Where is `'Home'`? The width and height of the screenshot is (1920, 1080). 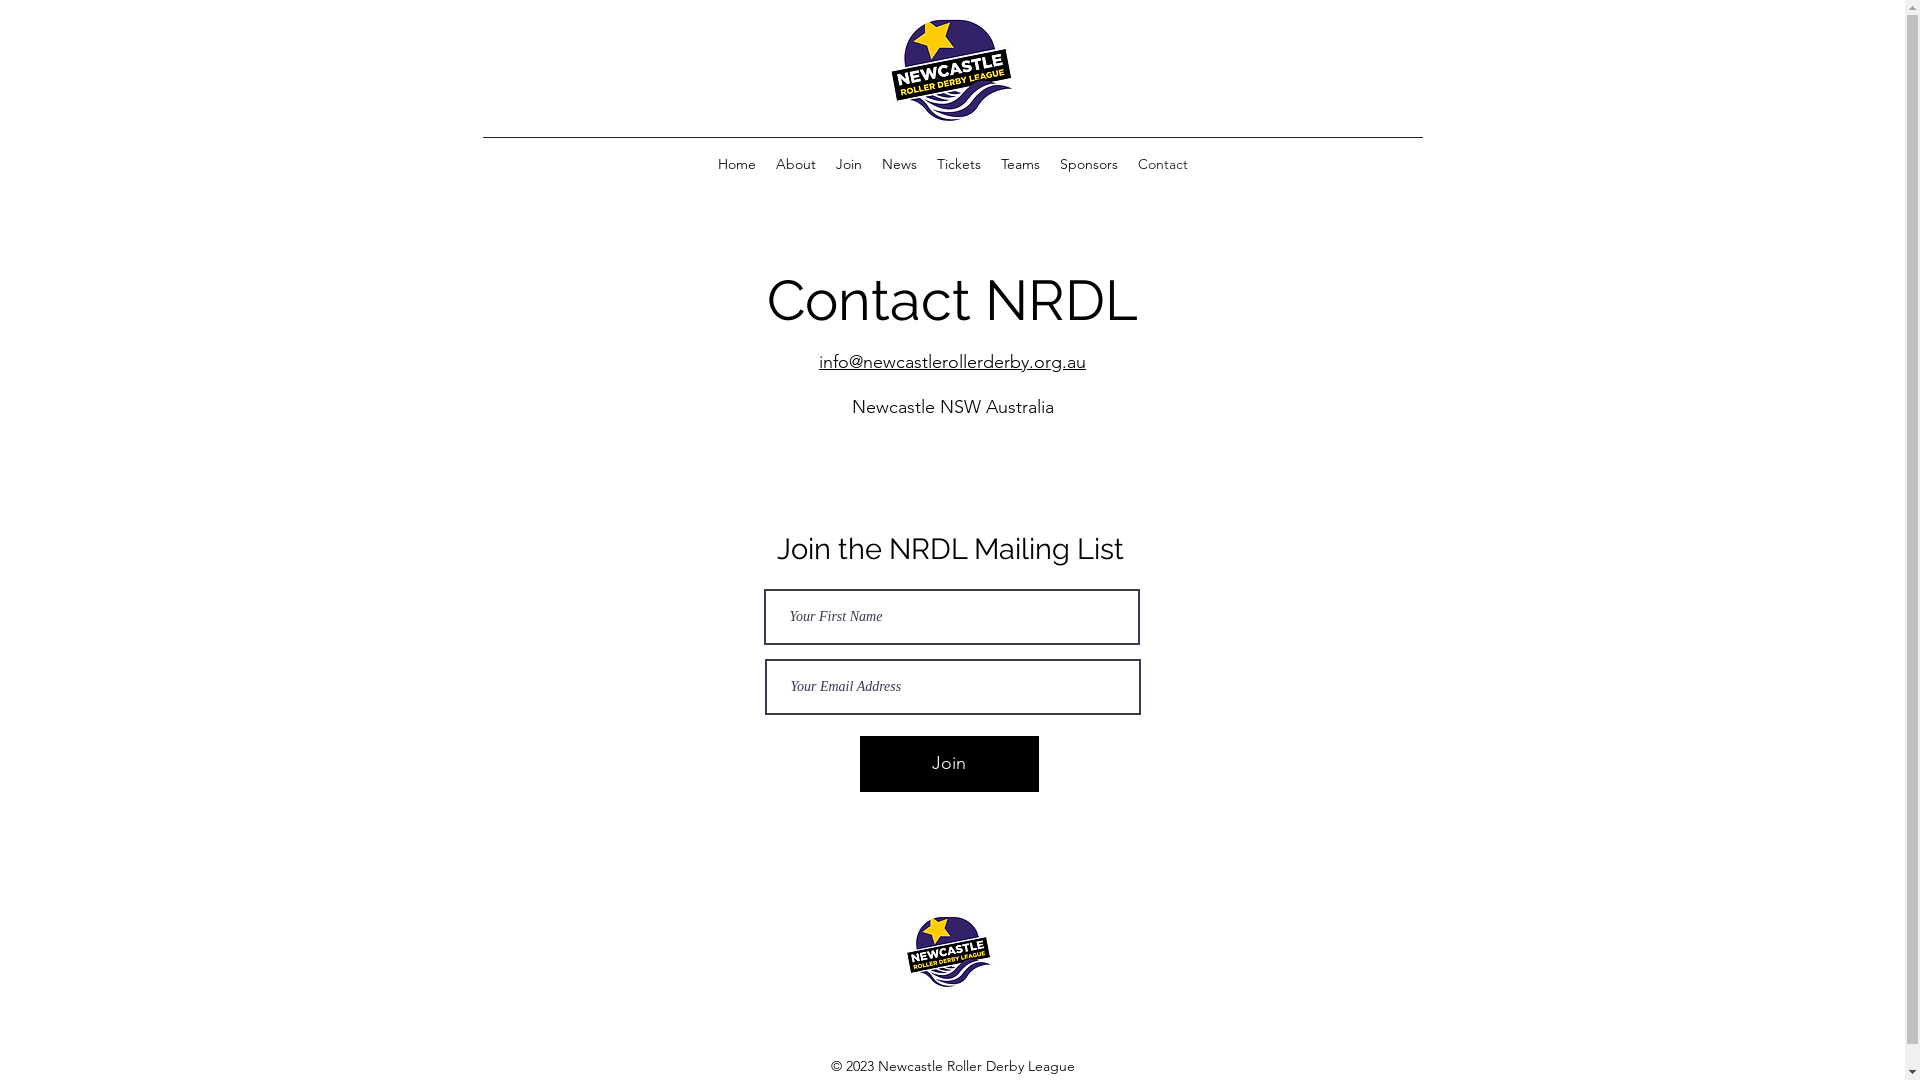 'Home' is located at coordinates (736, 163).